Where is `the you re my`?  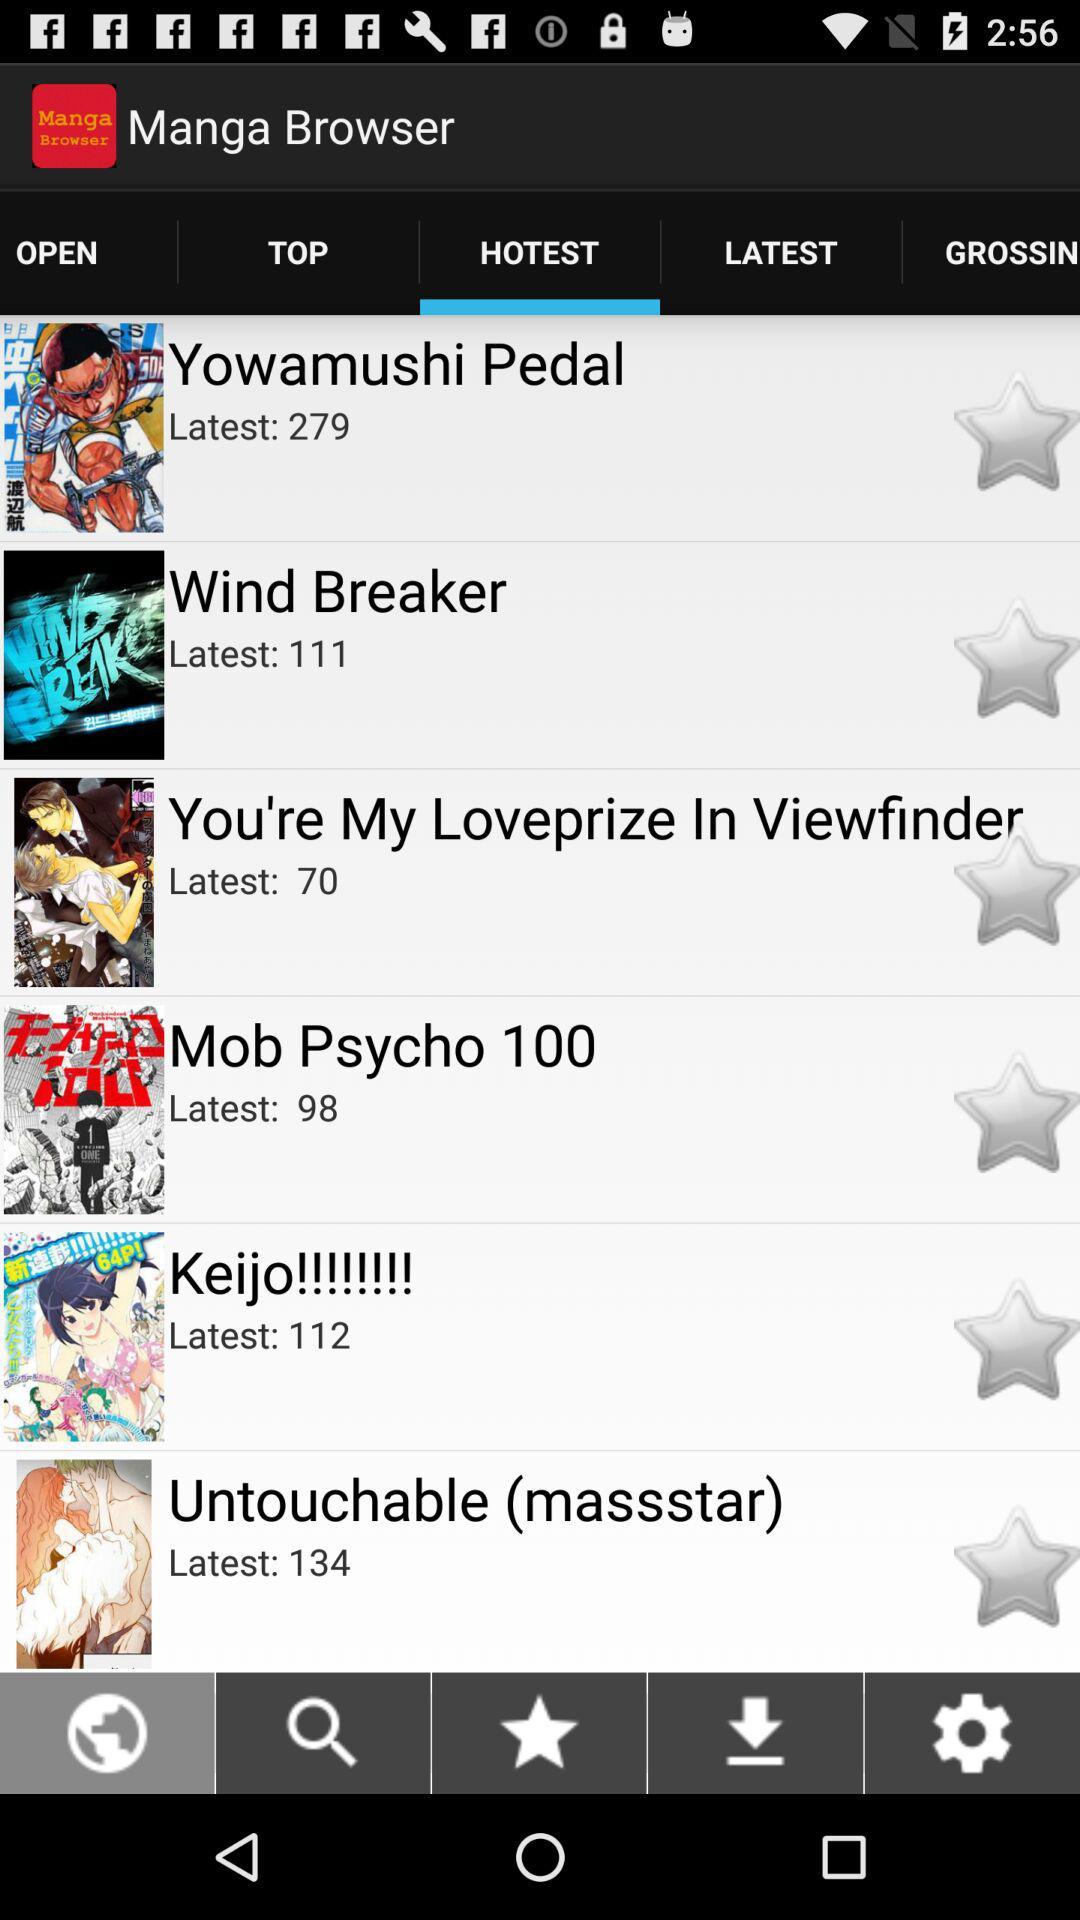
the you re my is located at coordinates (623, 816).